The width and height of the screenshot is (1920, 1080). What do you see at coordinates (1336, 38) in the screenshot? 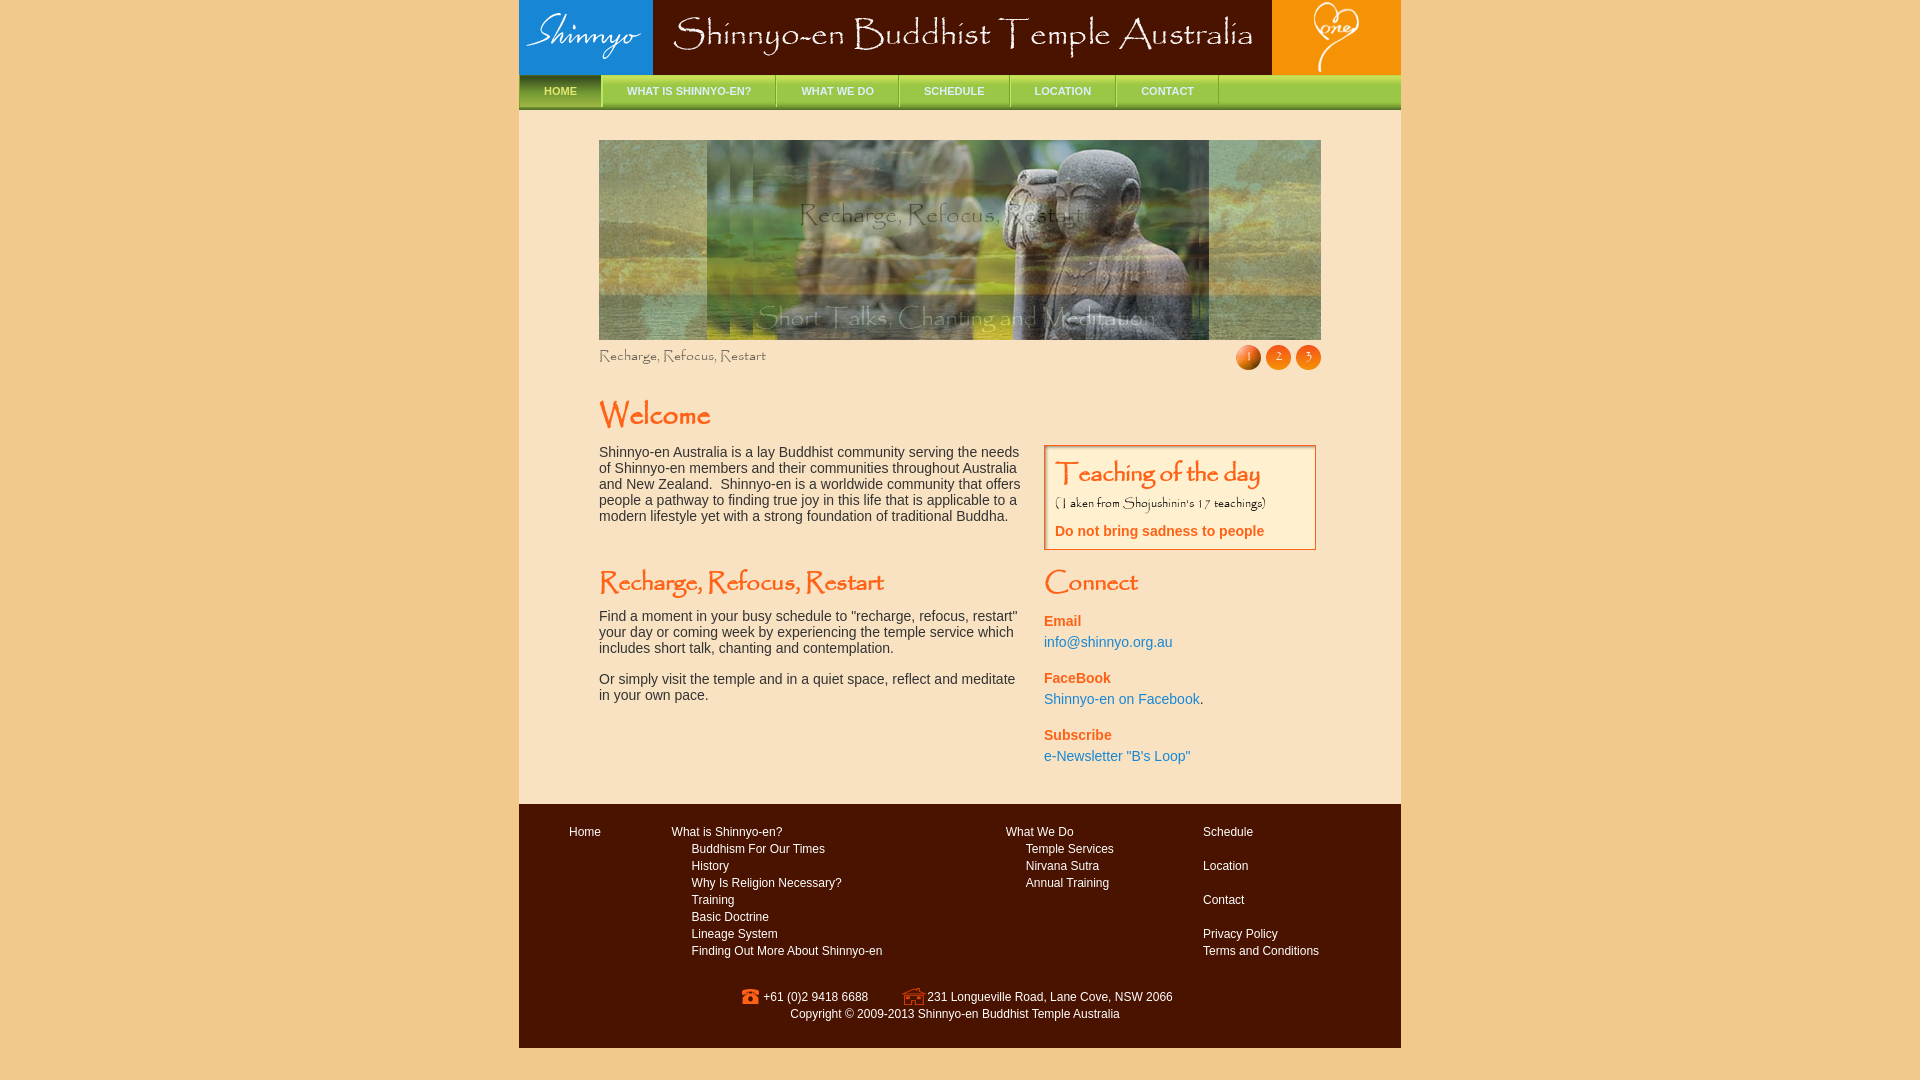
I see `'One Heart'` at bounding box center [1336, 38].